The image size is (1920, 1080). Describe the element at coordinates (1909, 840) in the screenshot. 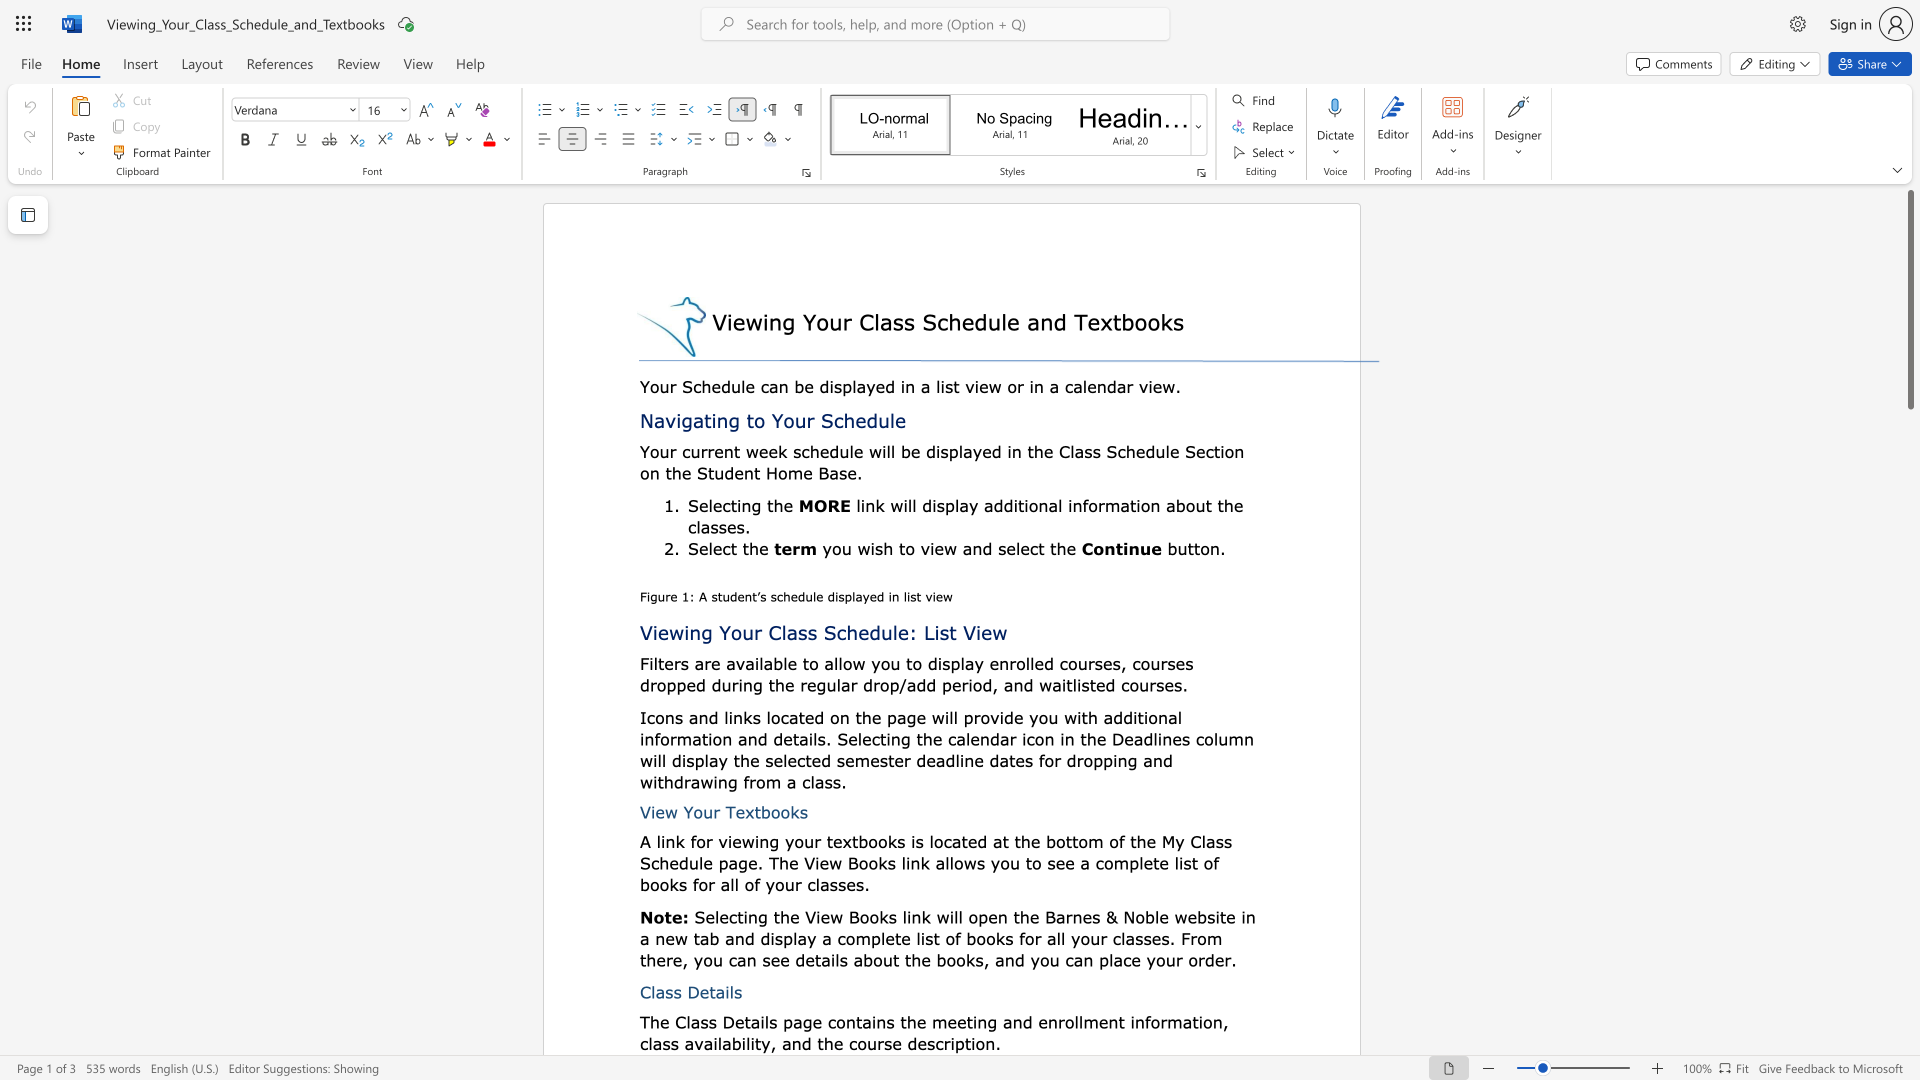

I see `the scrollbar on the right to move the page downward` at that location.